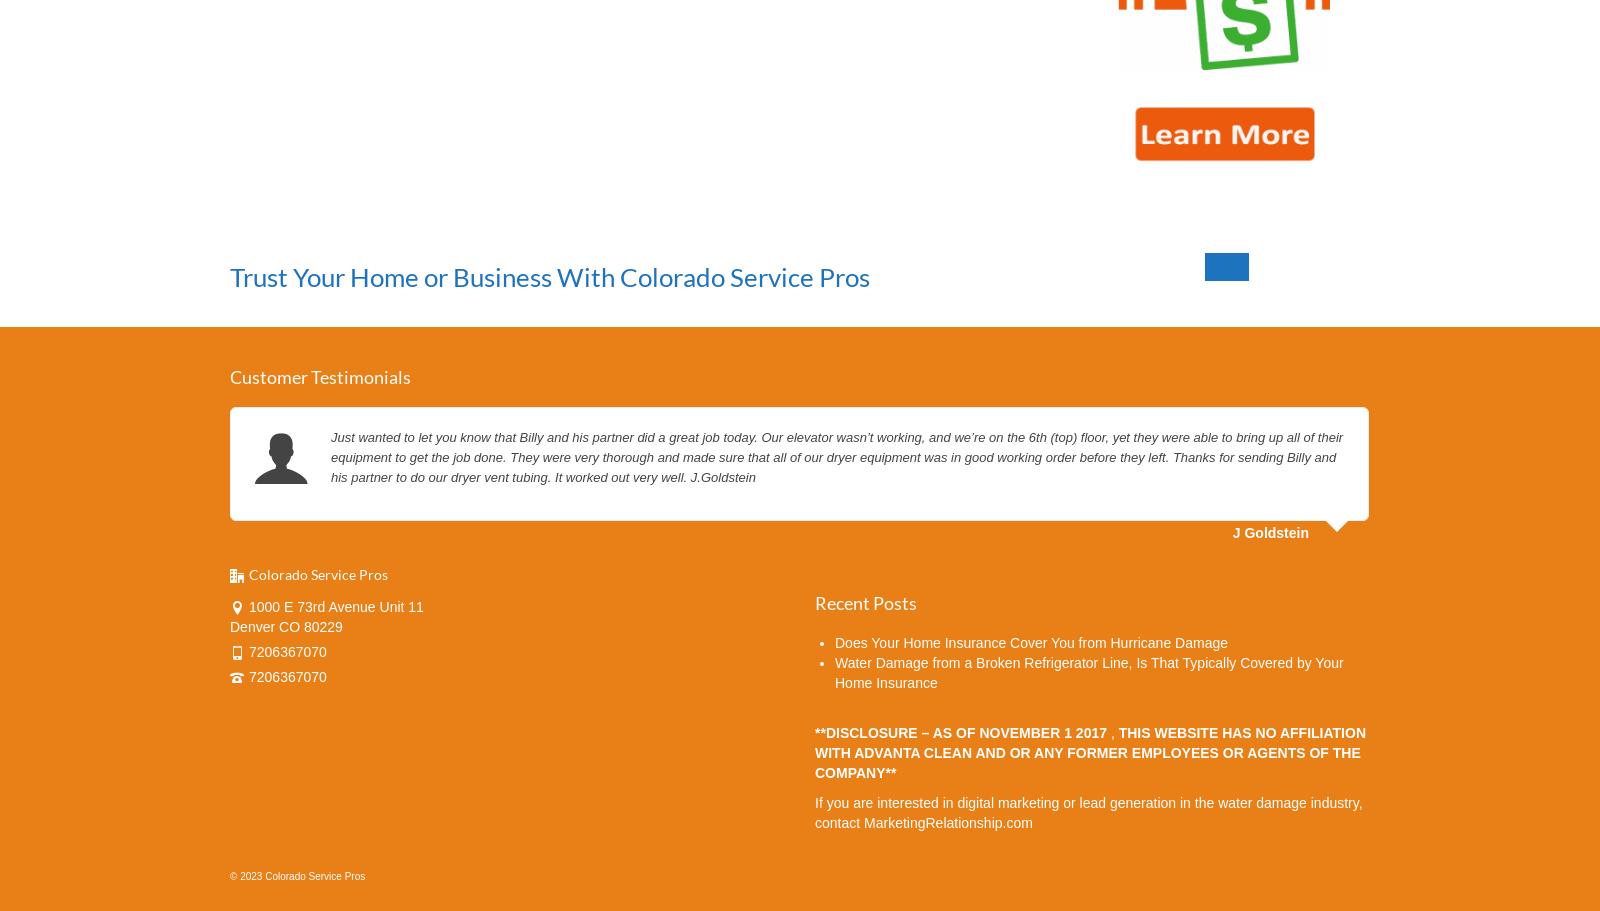 This screenshot has height=911, width=1600. Describe the element at coordinates (318, 573) in the screenshot. I see `'Colorado Service Pros'` at that location.